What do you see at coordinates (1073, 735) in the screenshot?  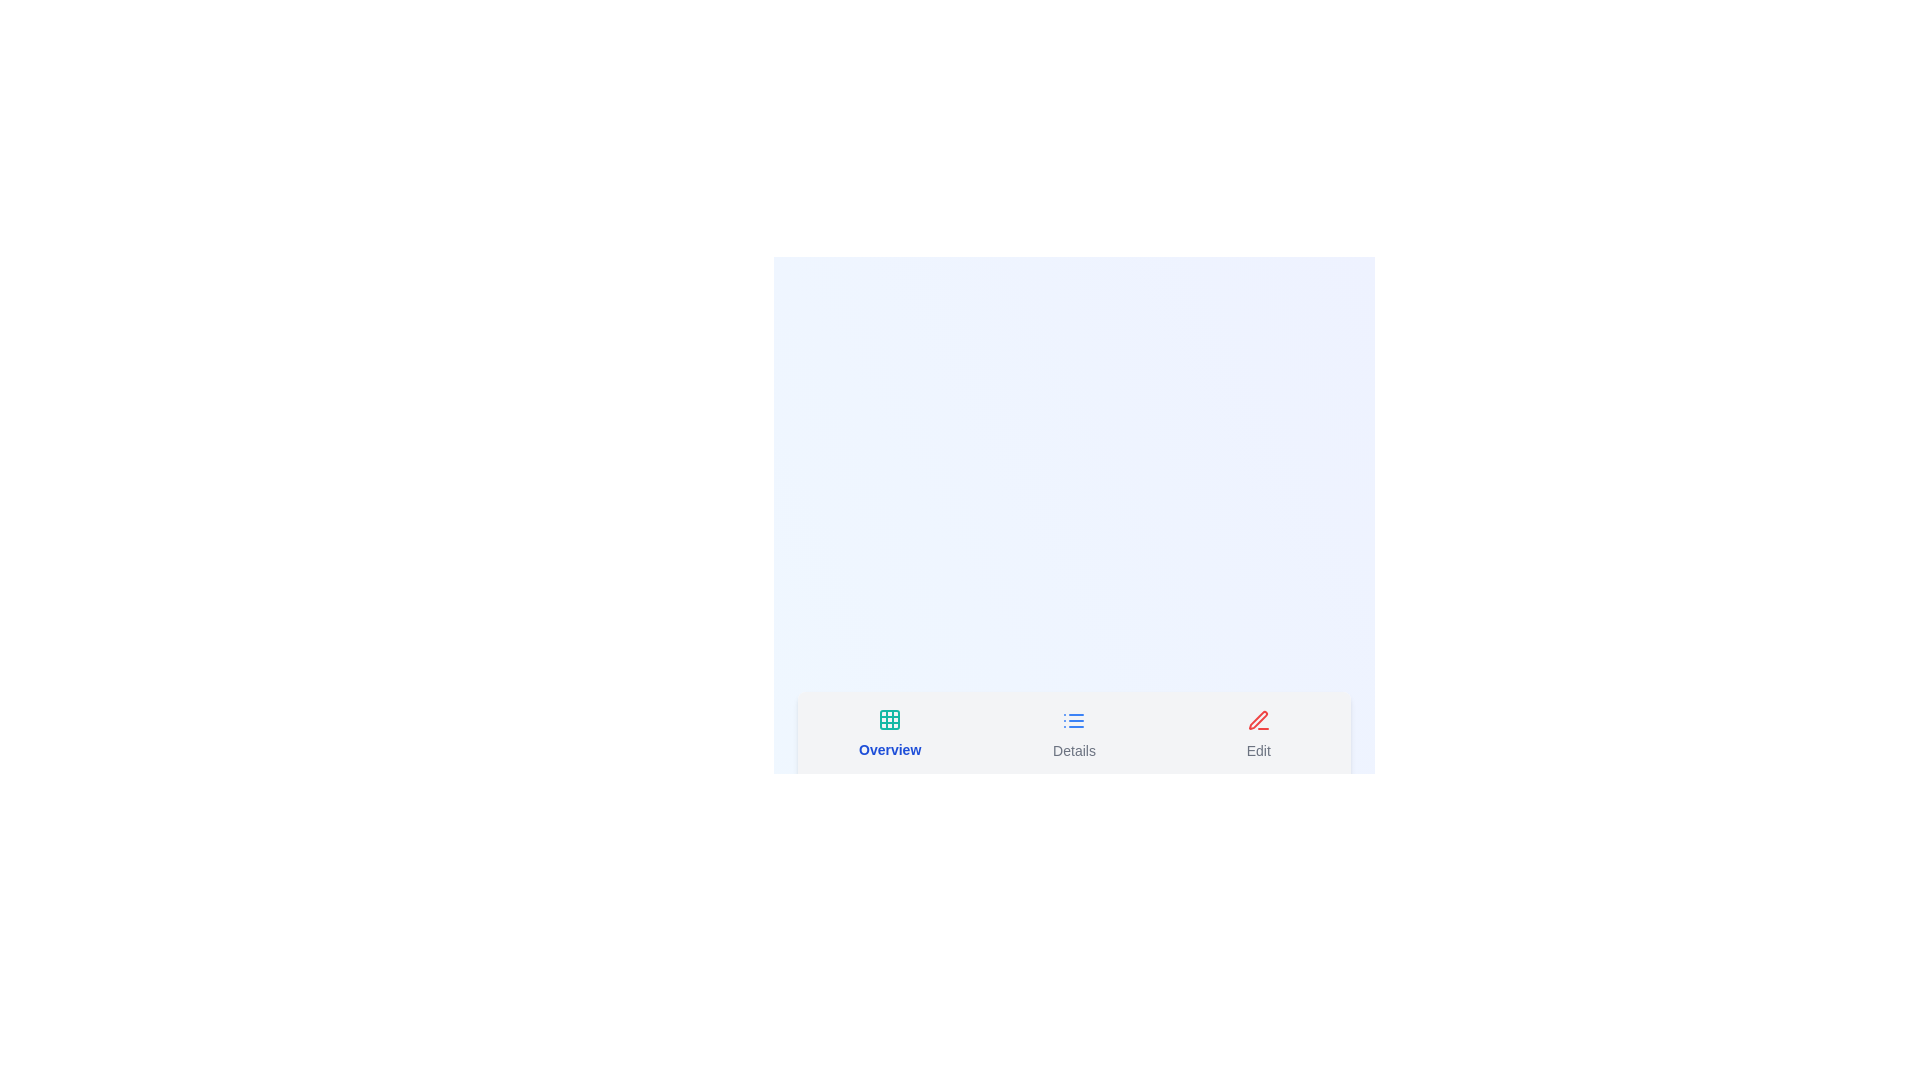 I see `the Details tab to inspect its layout and visual styling` at bounding box center [1073, 735].